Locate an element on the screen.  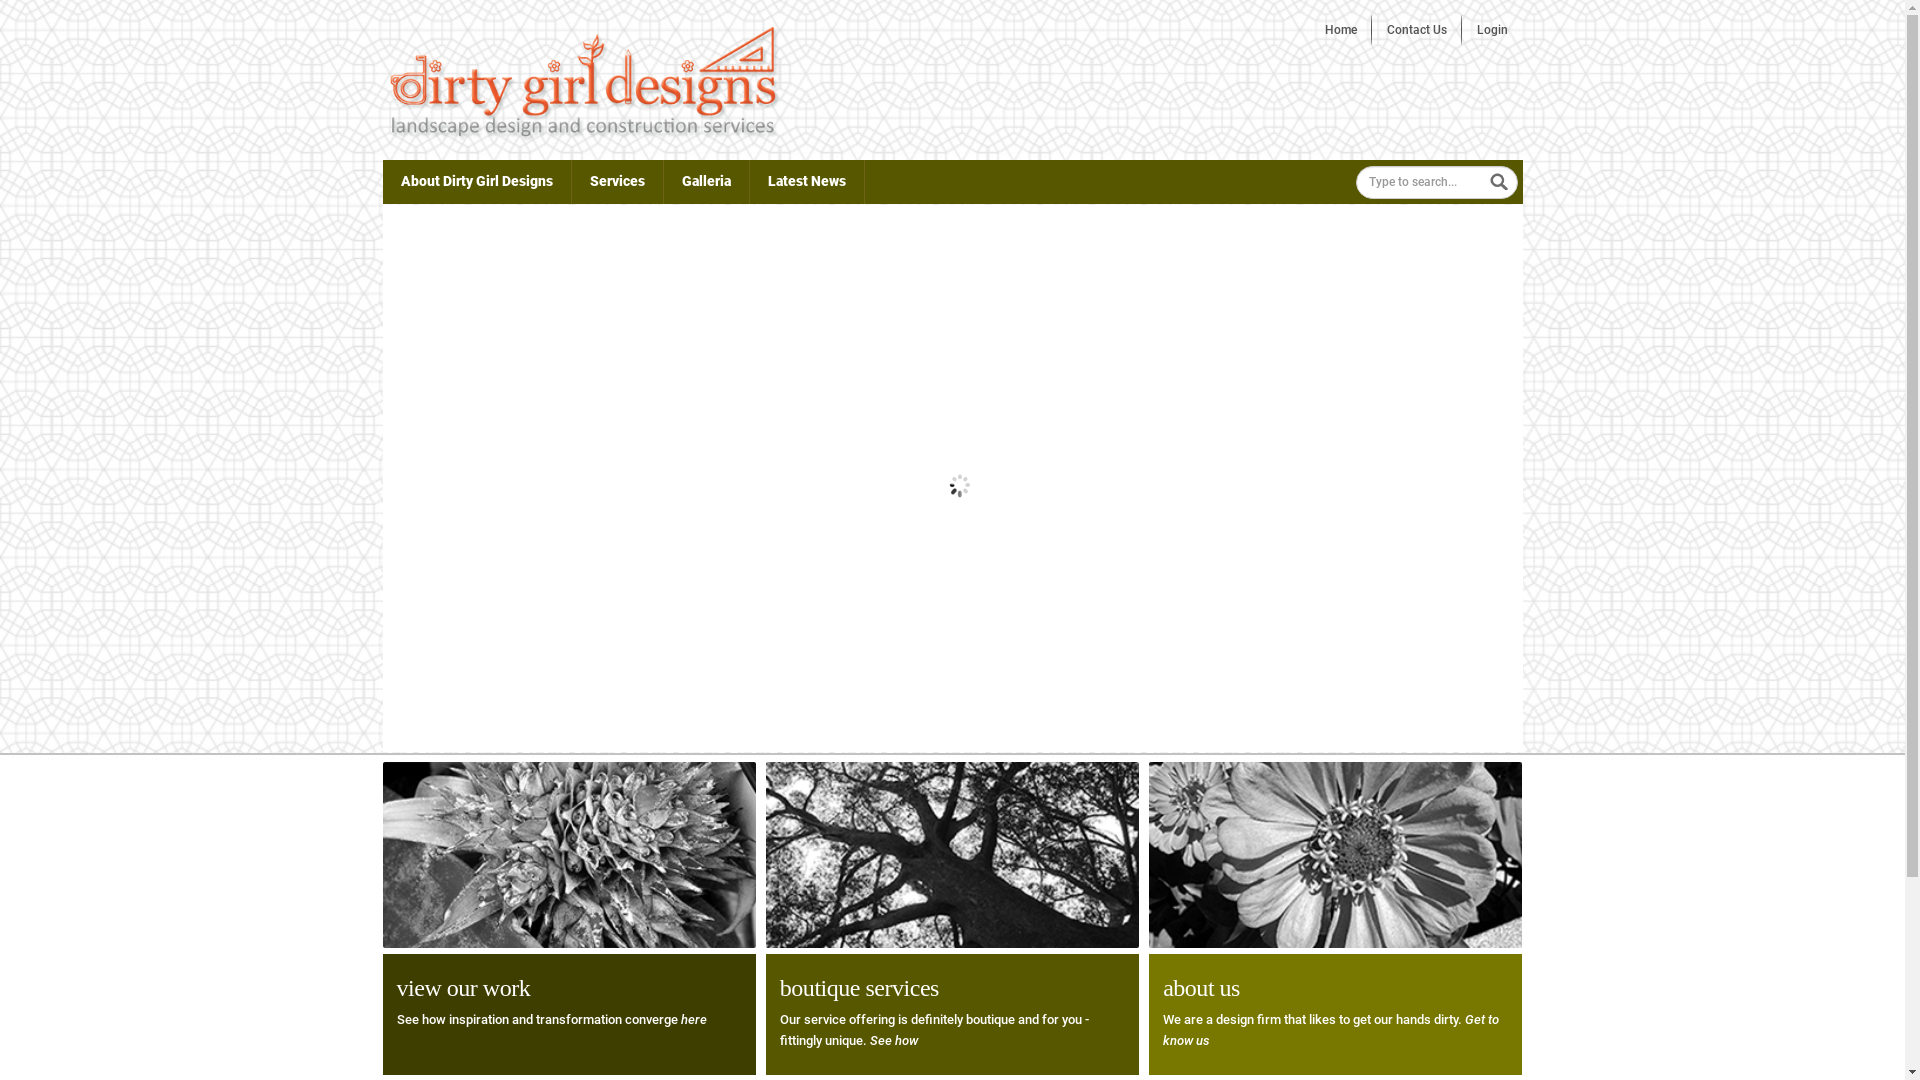
'Home' is located at coordinates (1340, 30).